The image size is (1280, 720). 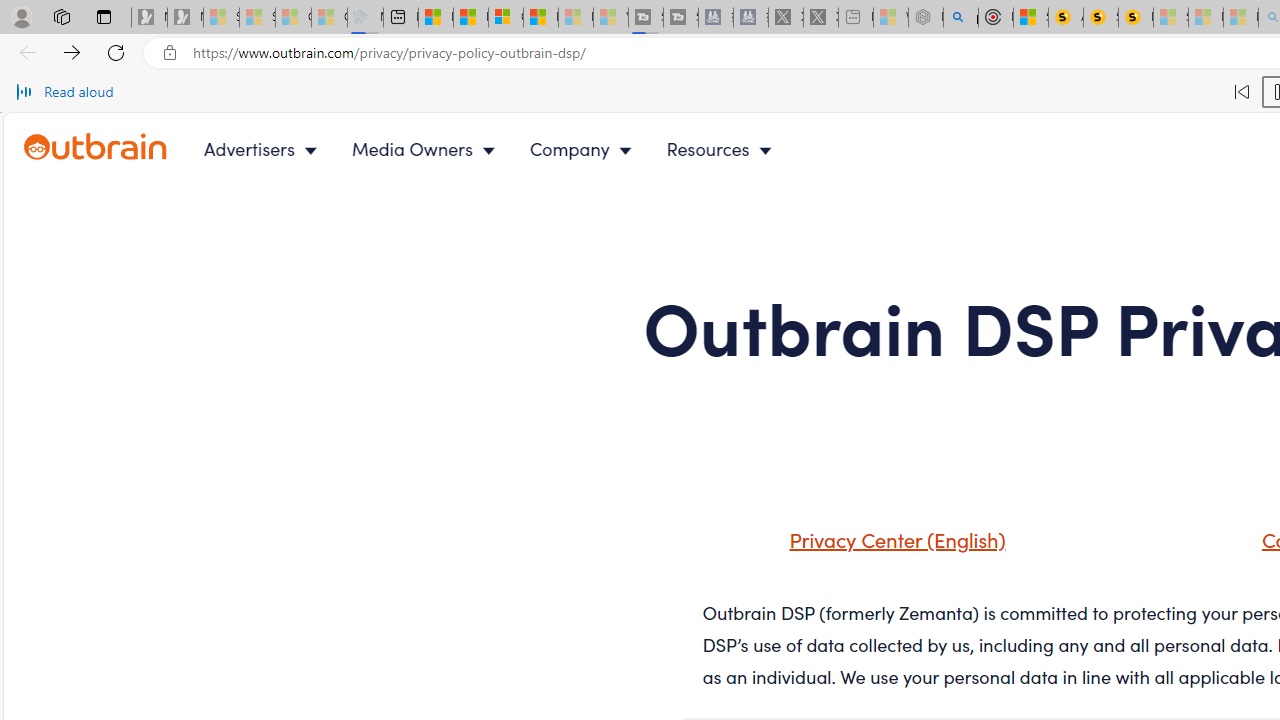 I want to click on 'Newsletter Sign Up - Sleeping', so click(x=185, y=17).